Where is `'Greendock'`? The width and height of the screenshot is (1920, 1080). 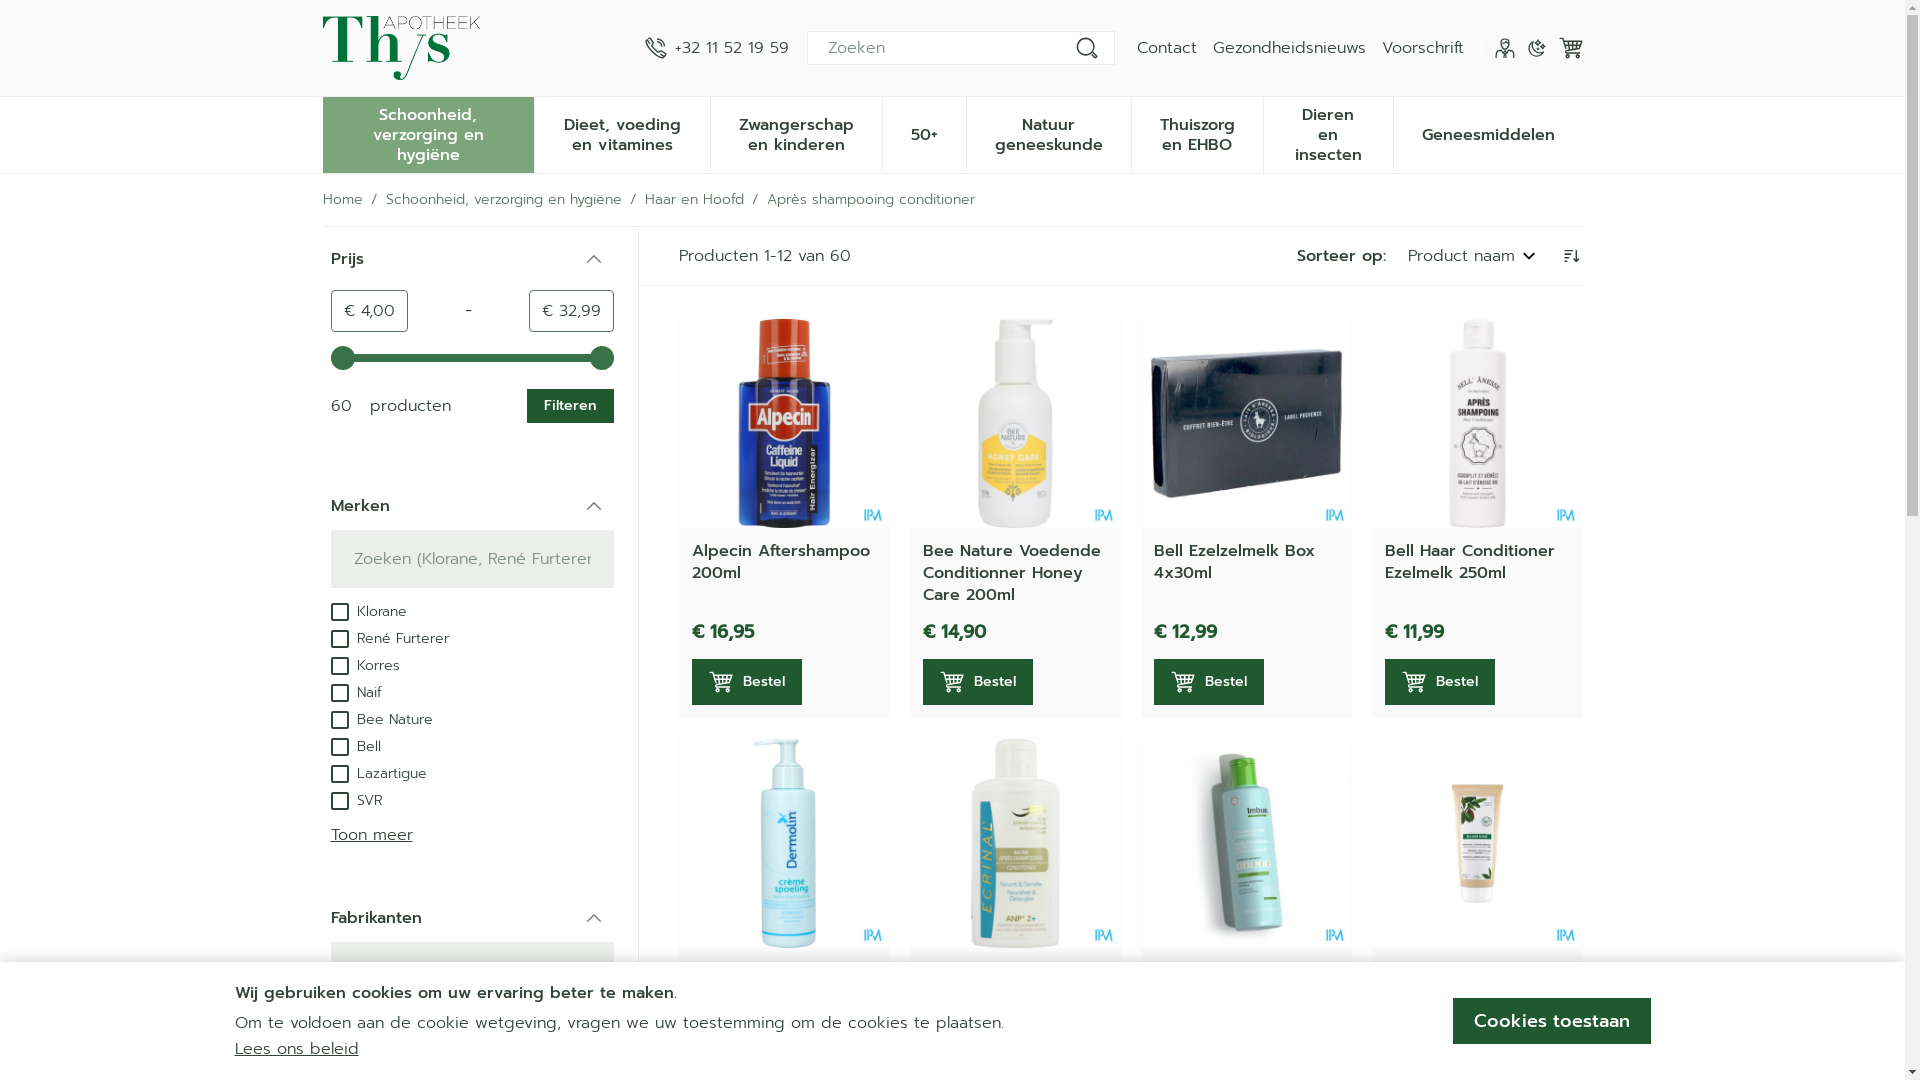
'Greendock' is located at coordinates (380, 1048).